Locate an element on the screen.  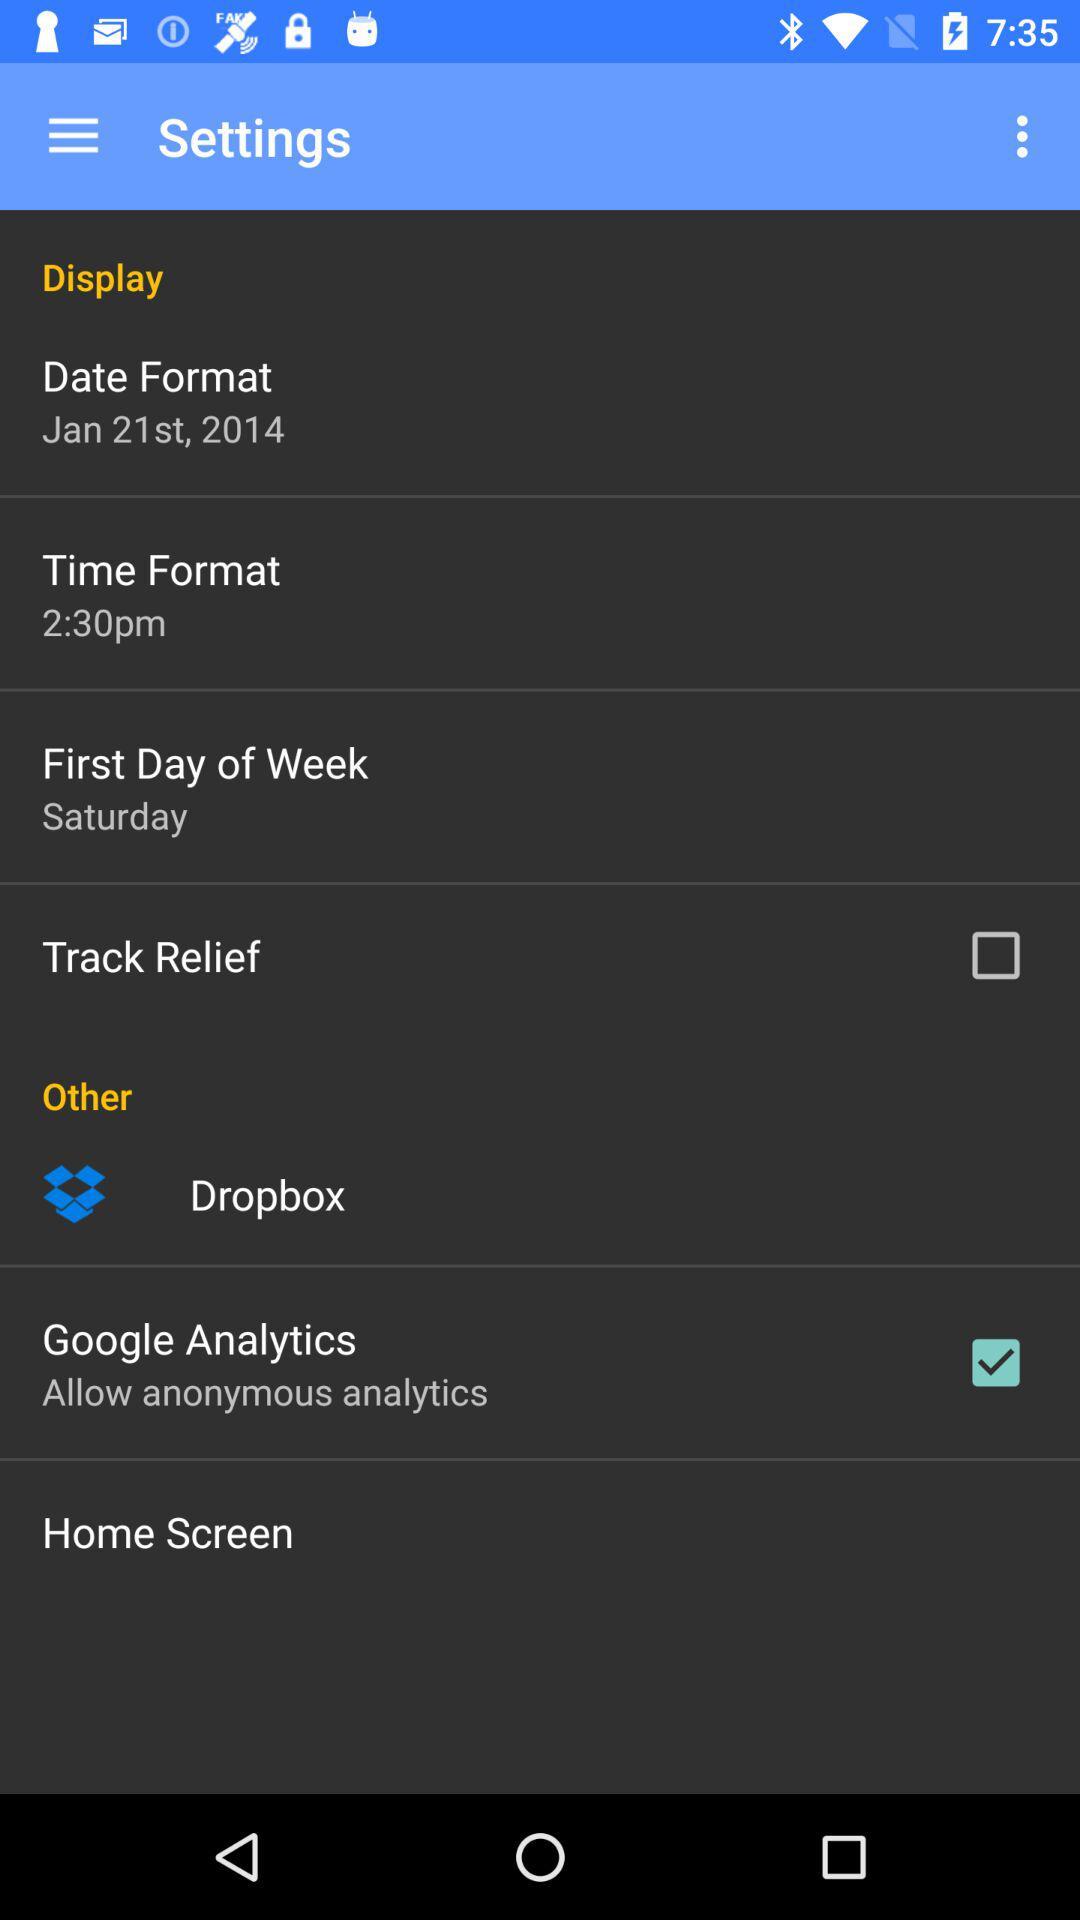
app below google analytics is located at coordinates (264, 1390).